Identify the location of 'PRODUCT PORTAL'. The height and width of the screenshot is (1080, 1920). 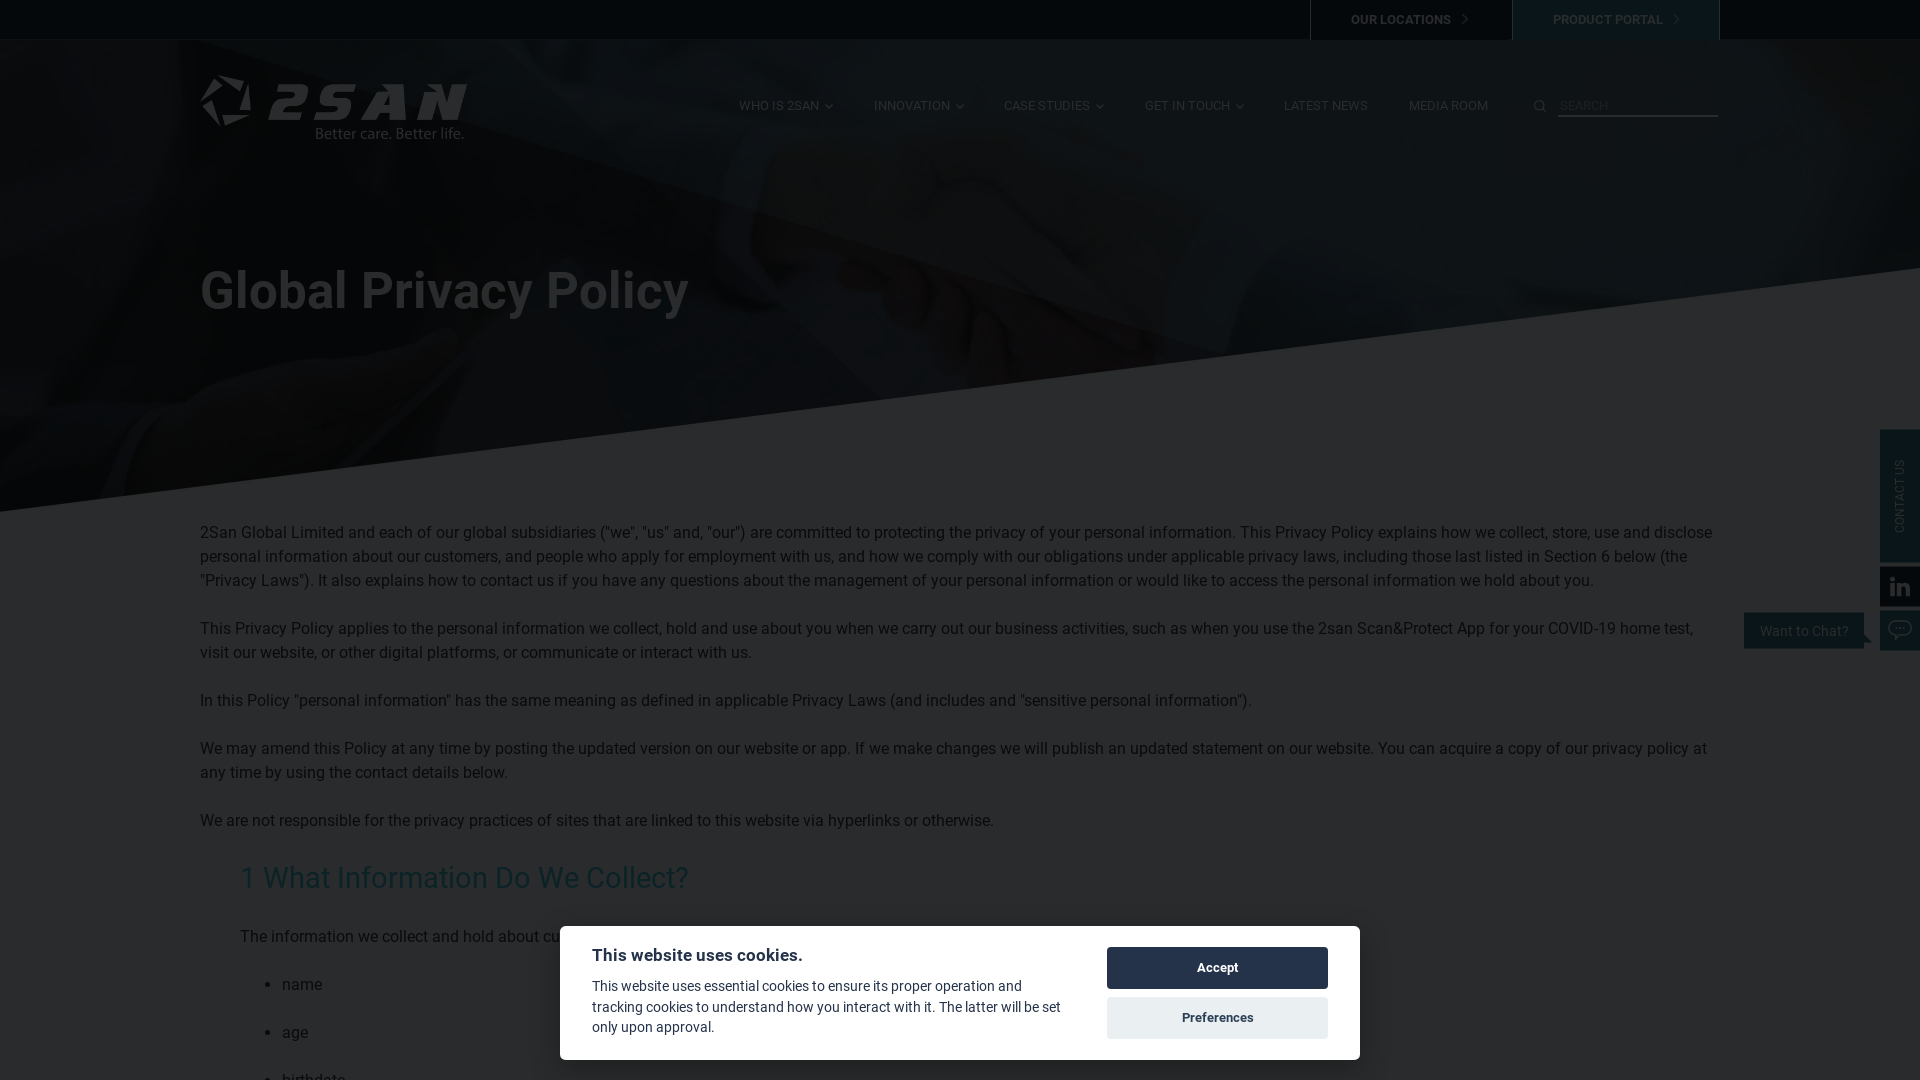
(1616, 19).